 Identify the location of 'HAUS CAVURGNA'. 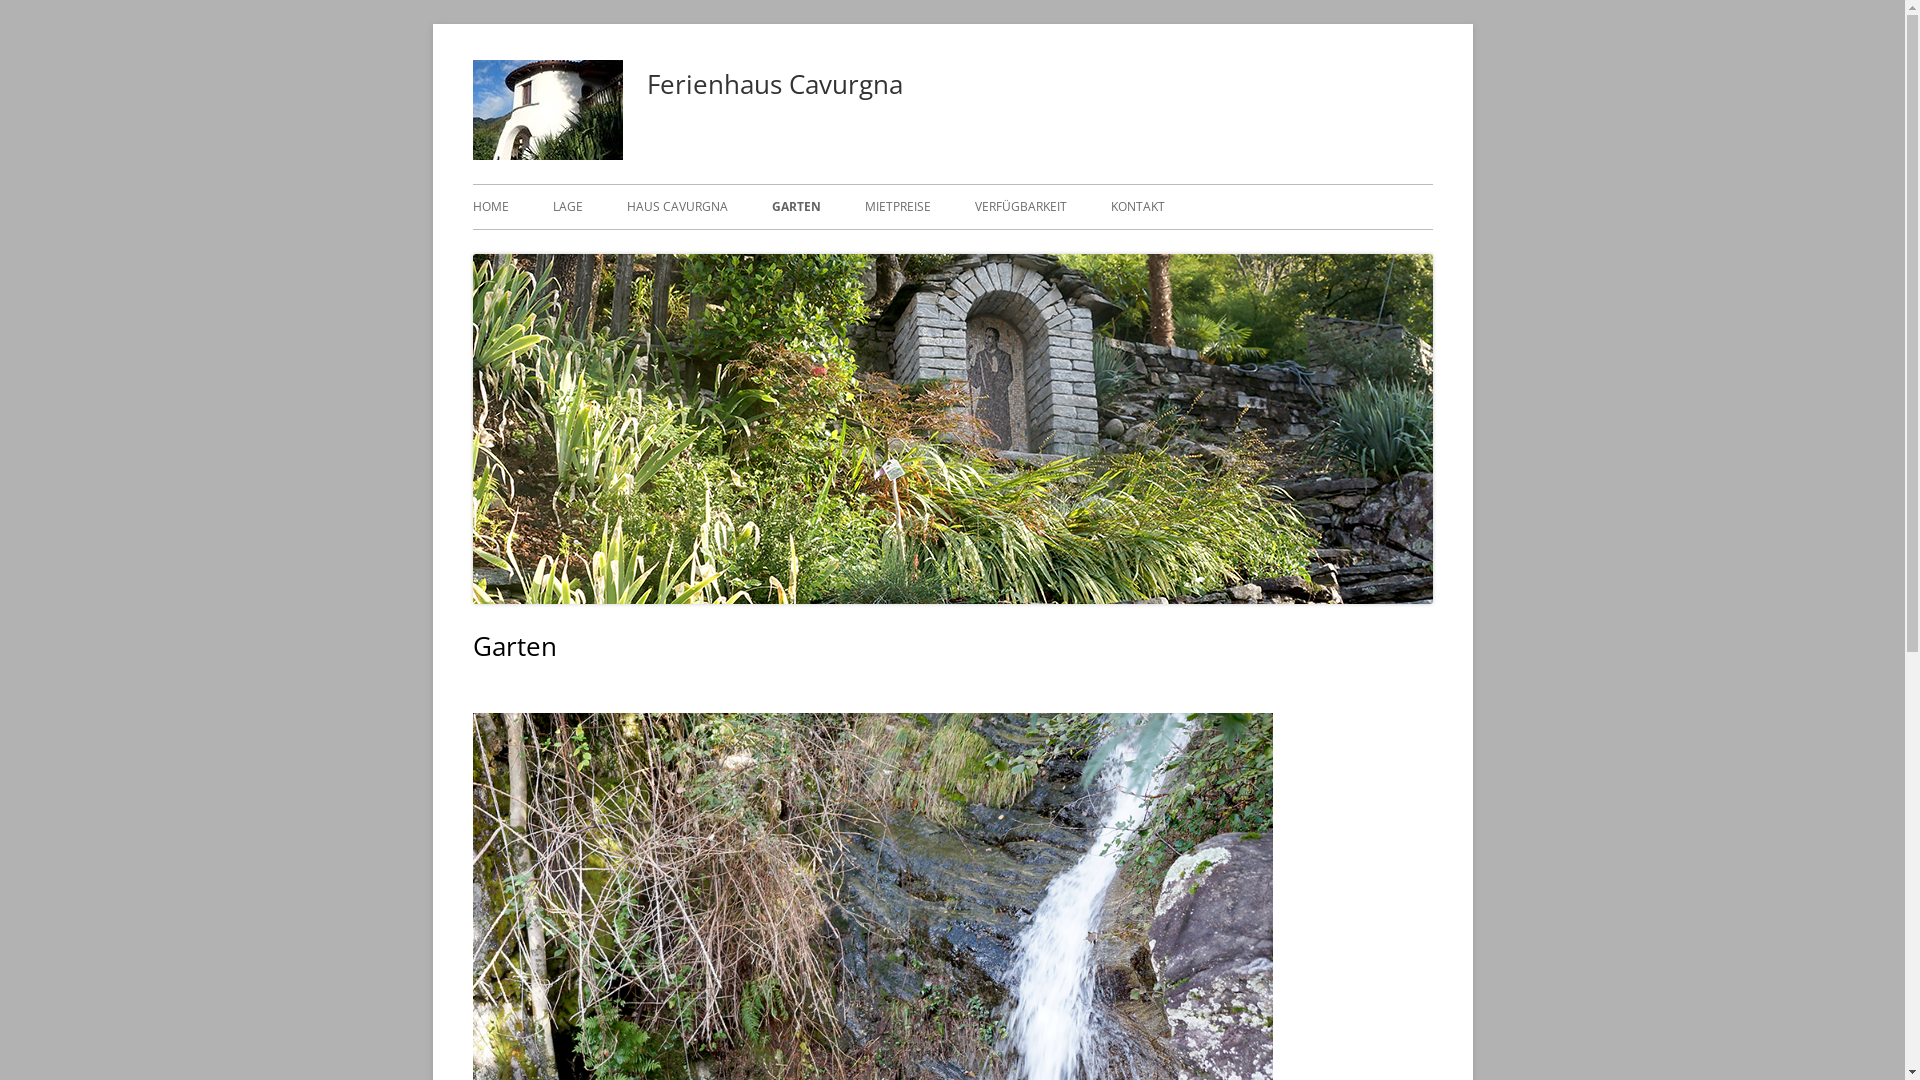
(676, 207).